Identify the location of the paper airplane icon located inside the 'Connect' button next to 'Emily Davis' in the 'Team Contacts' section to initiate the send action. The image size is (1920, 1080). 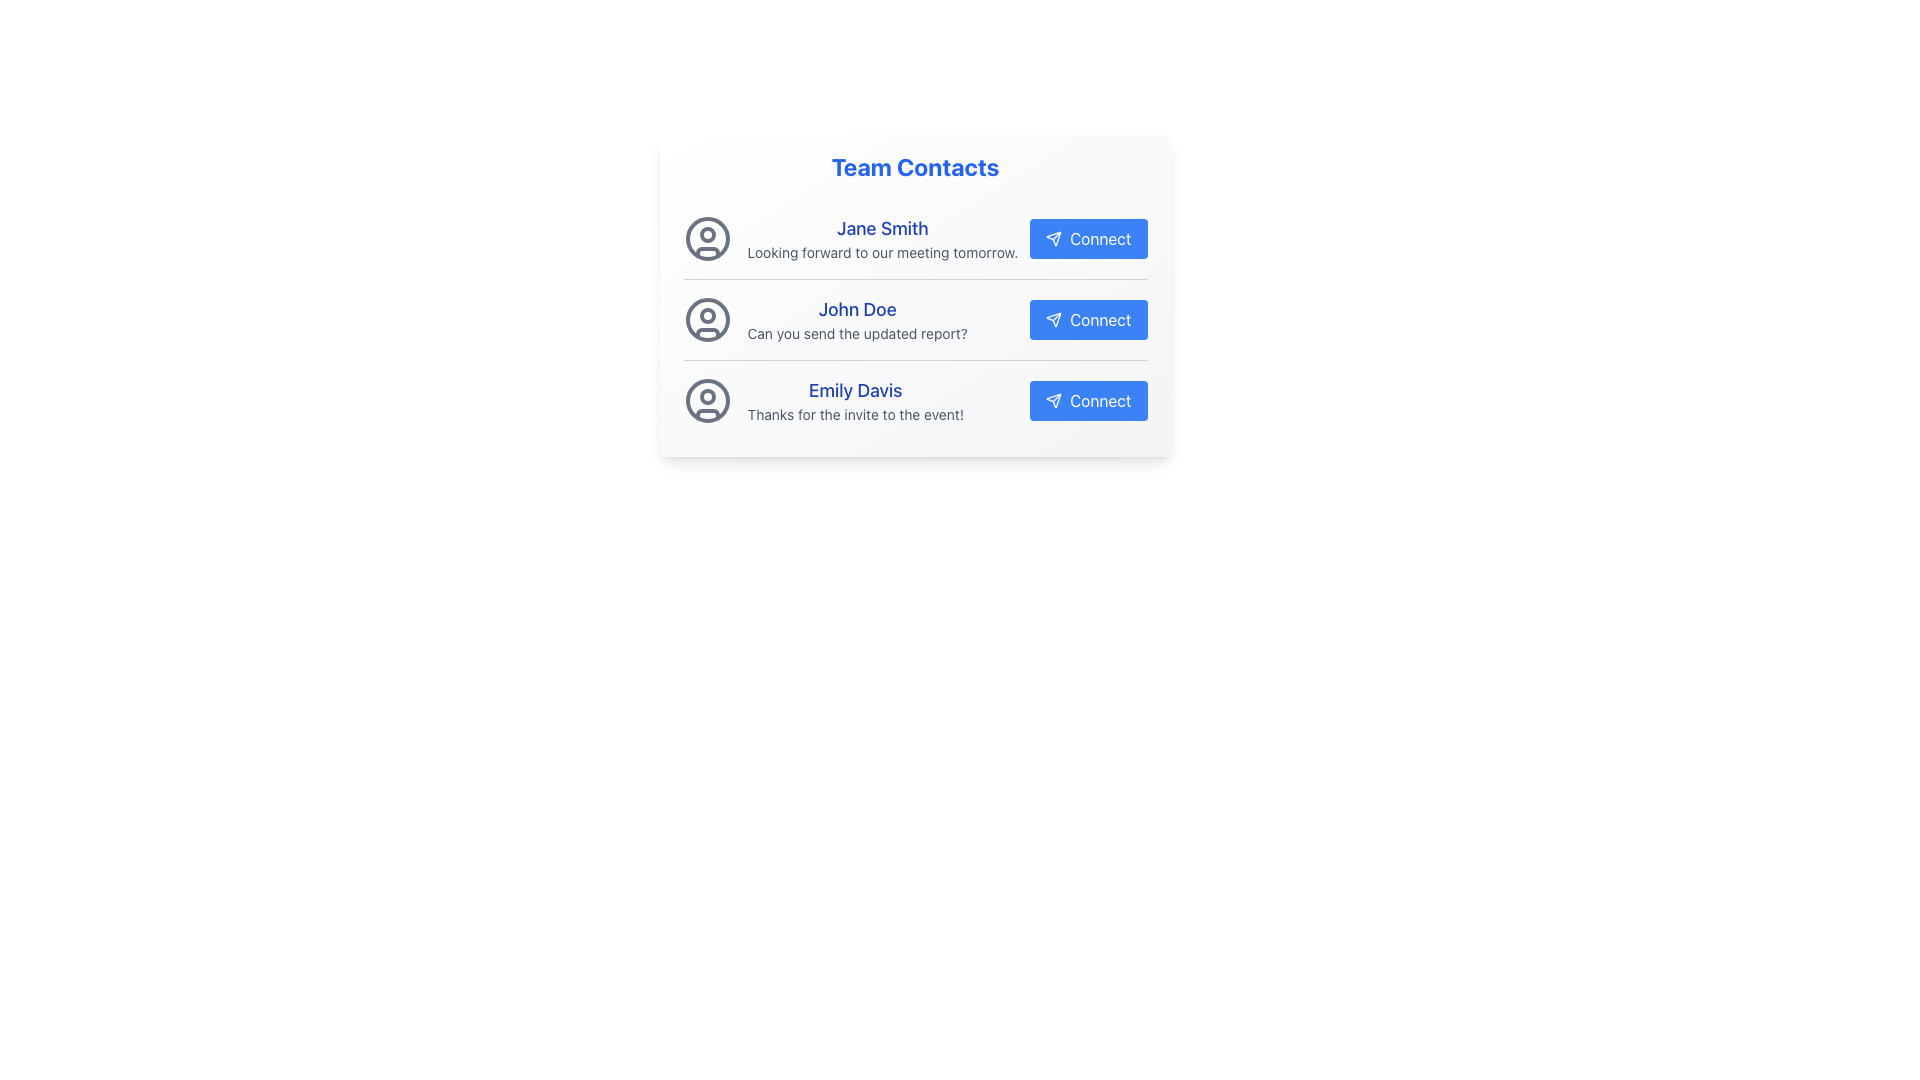
(1053, 401).